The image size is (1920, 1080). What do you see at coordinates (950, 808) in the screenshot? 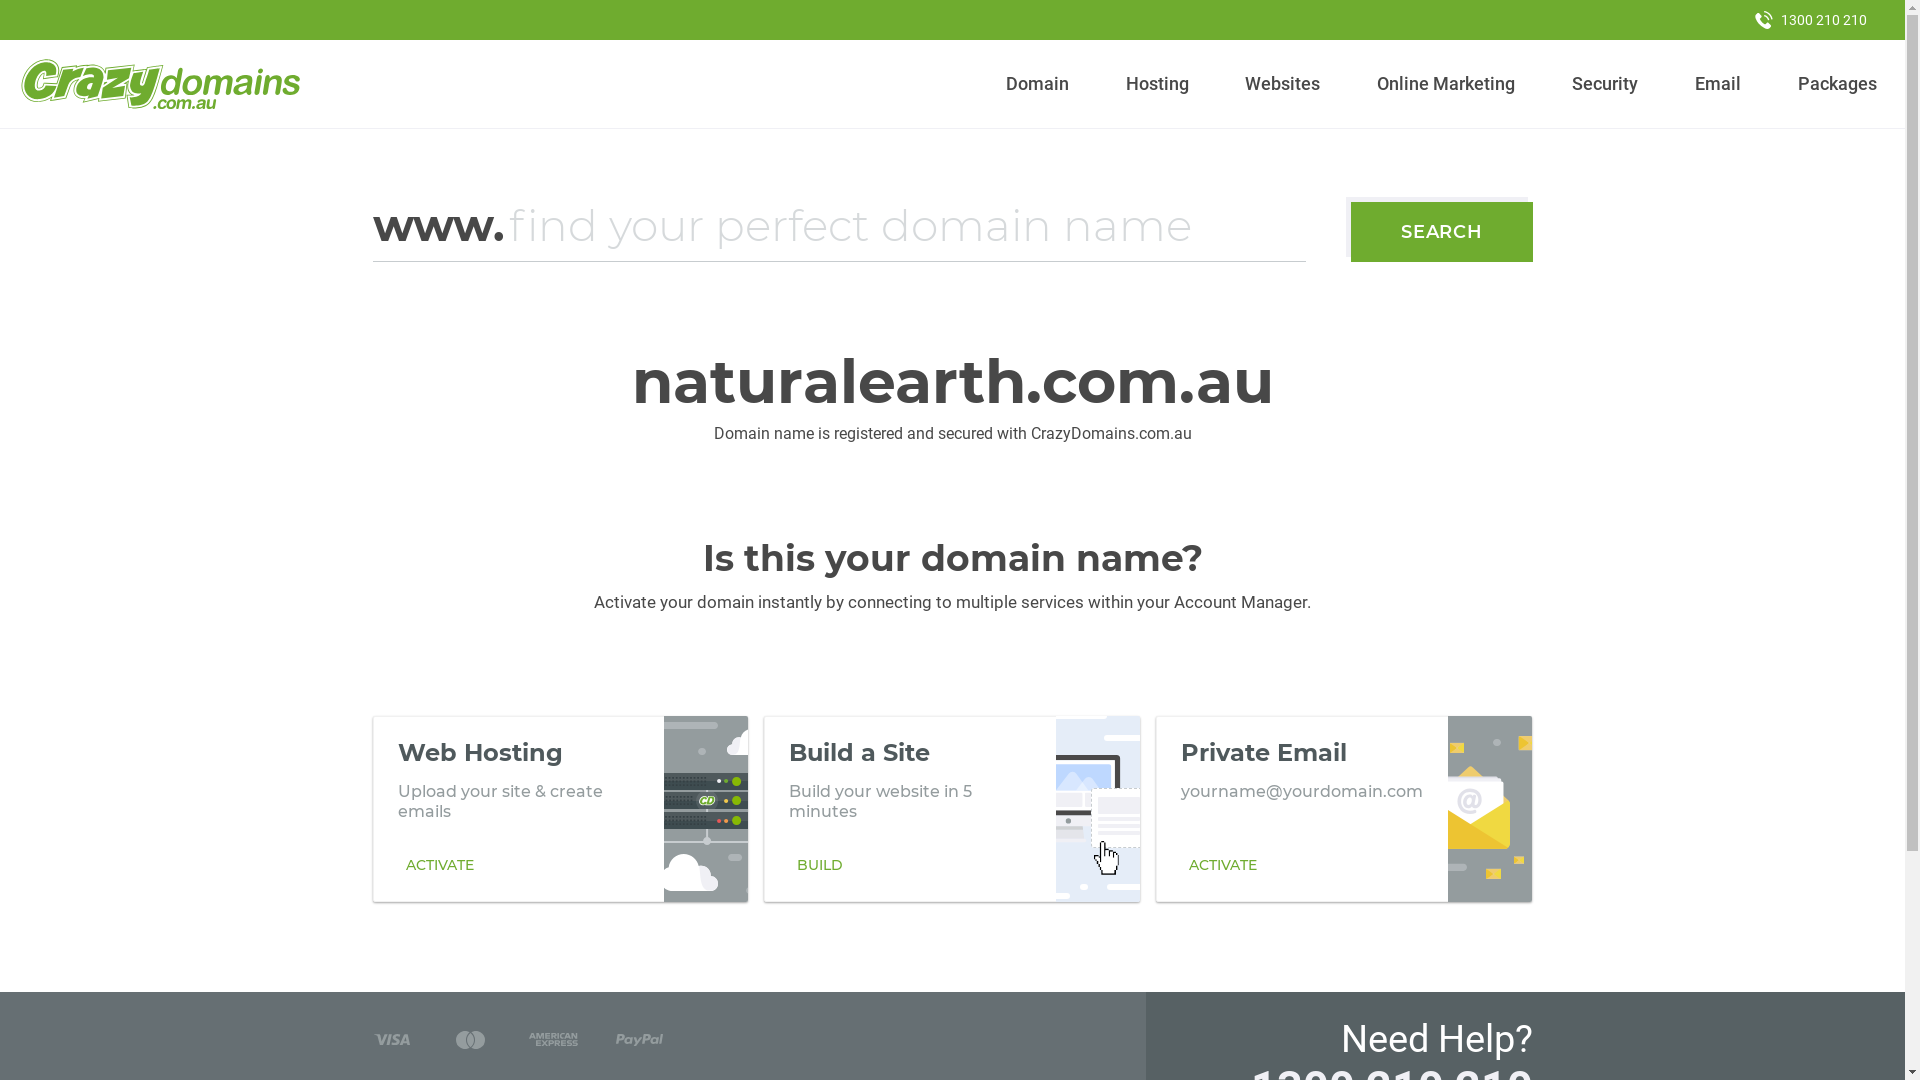
I see `'Build a Site` at bounding box center [950, 808].